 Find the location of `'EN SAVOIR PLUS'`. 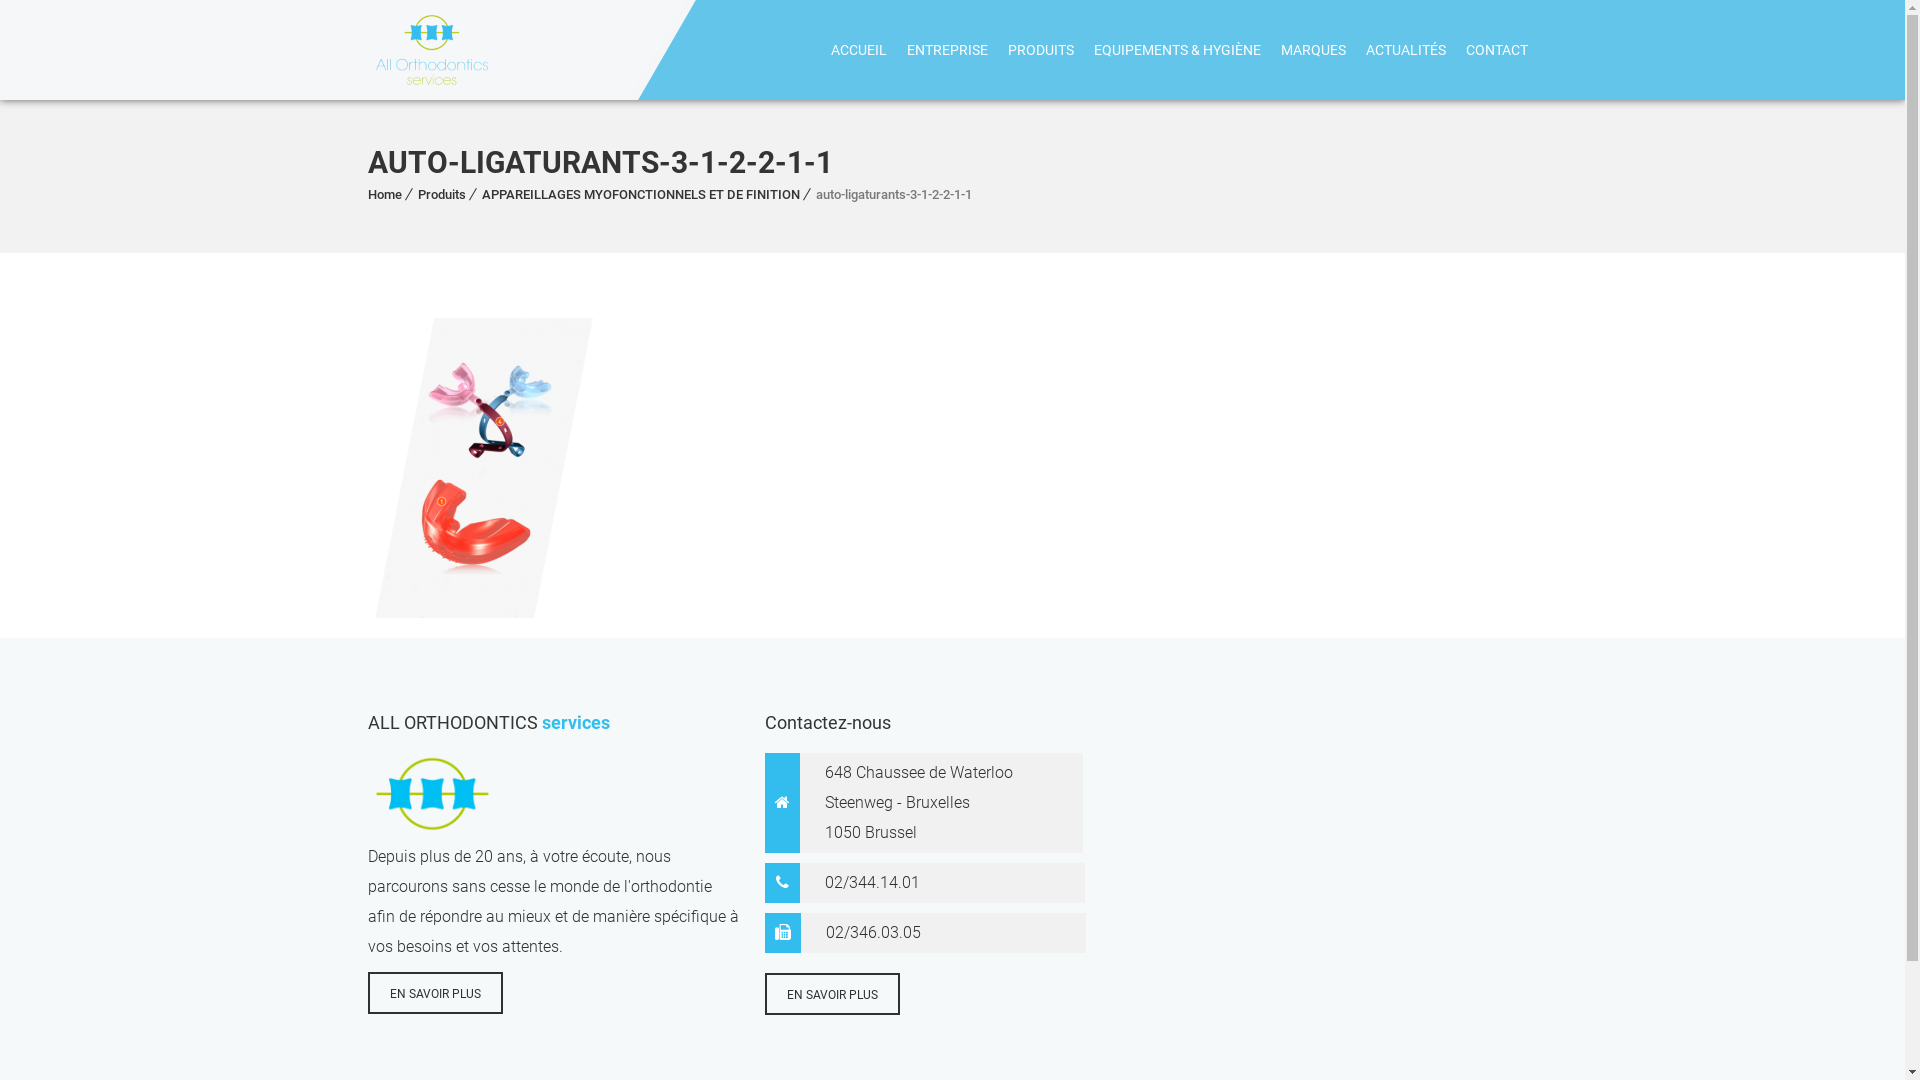

'EN SAVOIR PLUS' is located at coordinates (434, 992).